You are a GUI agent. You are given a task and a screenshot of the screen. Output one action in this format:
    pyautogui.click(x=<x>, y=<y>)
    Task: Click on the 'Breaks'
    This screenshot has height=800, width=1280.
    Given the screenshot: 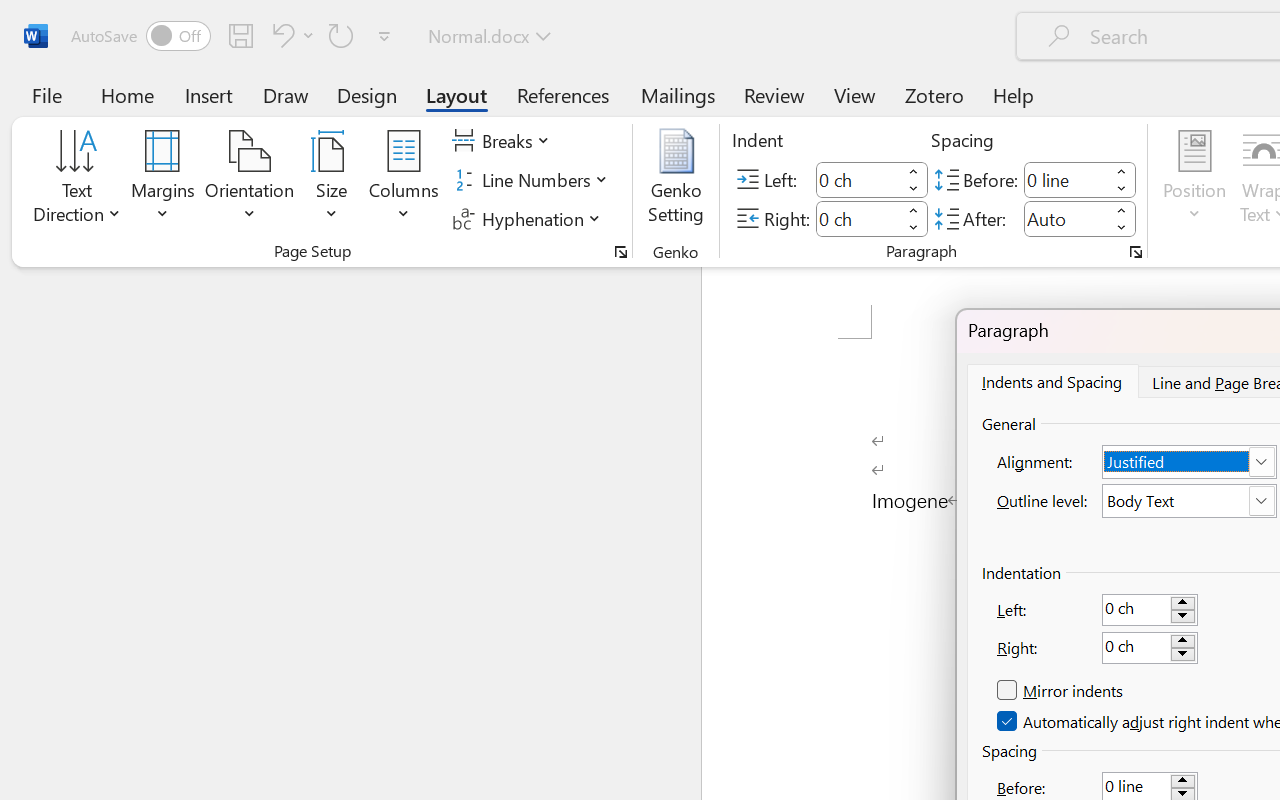 What is the action you would take?
    pyautogui.click(x=504, y=141)
    